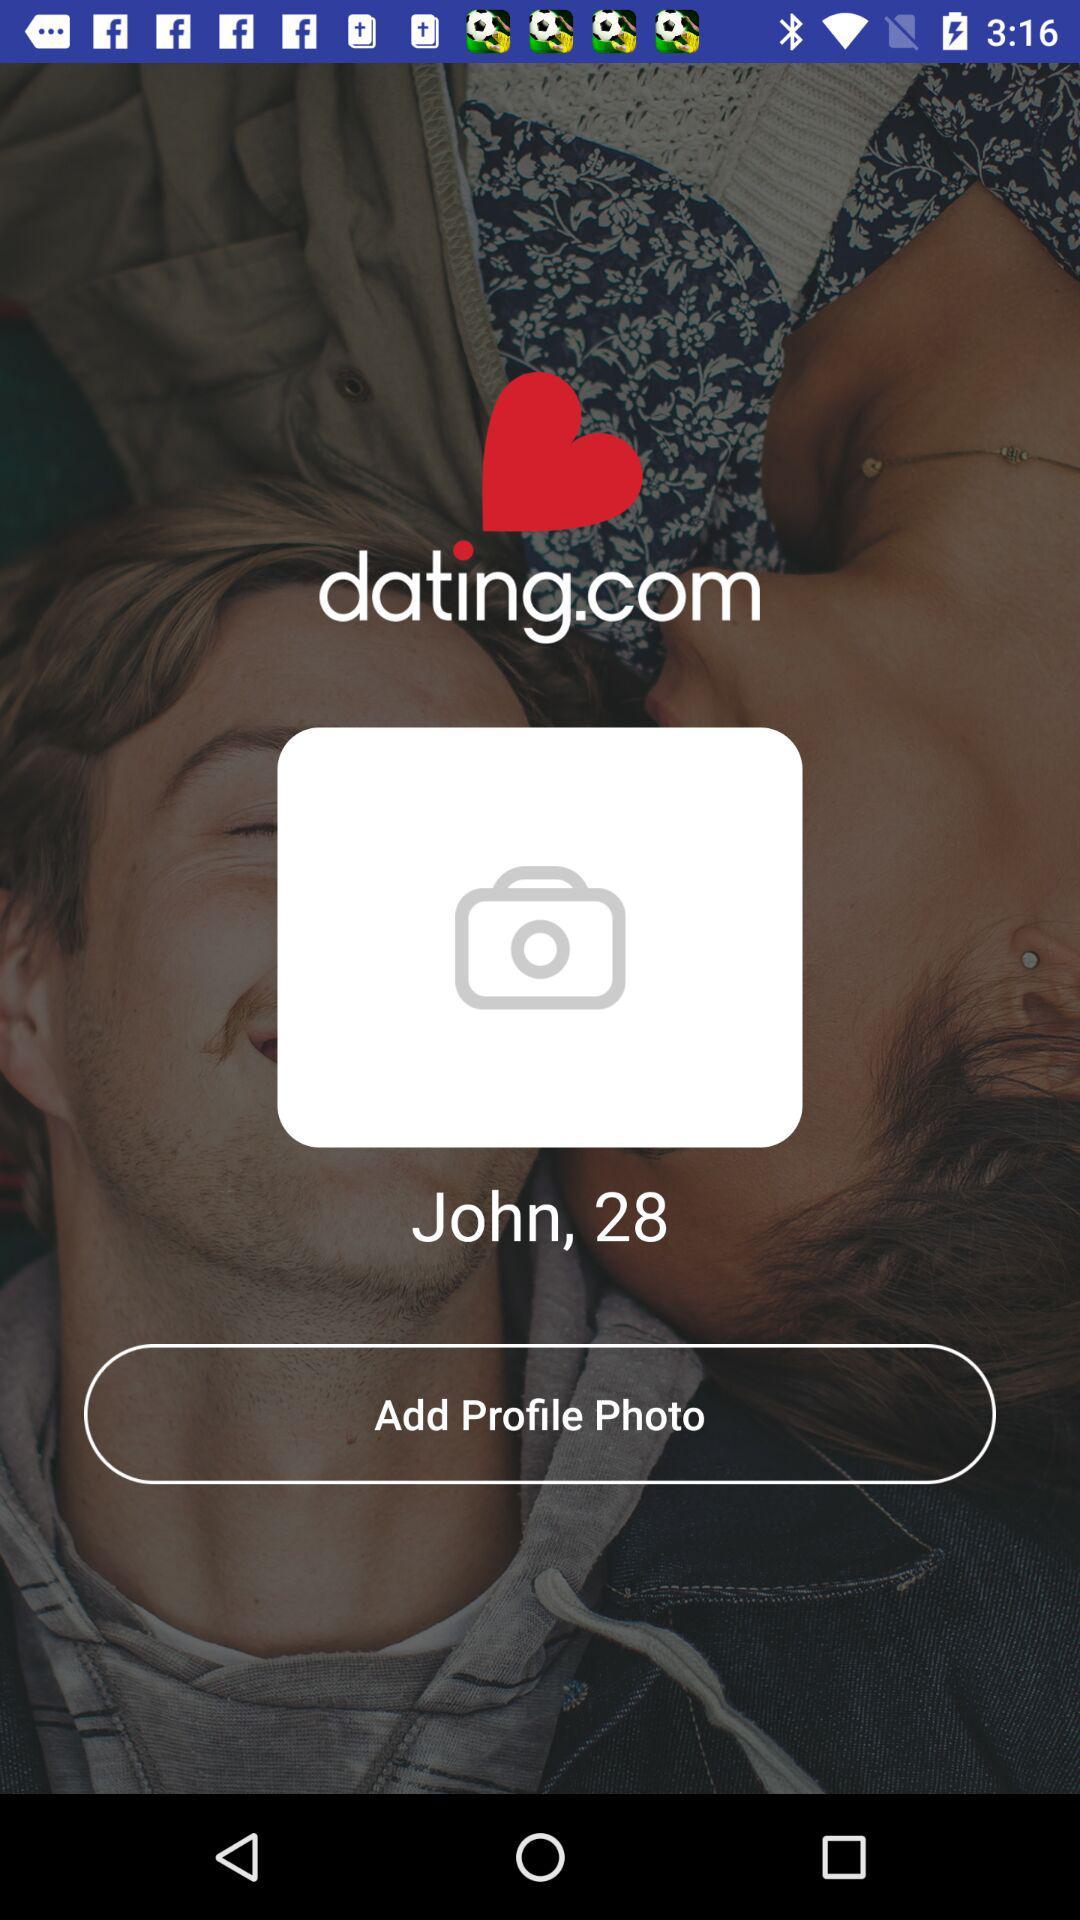 This screenshot has height=1920, width=1080. Describe the element at coordinates (540, 1413) in the screenshot. I see `the item below the john, 28 item` at that location.